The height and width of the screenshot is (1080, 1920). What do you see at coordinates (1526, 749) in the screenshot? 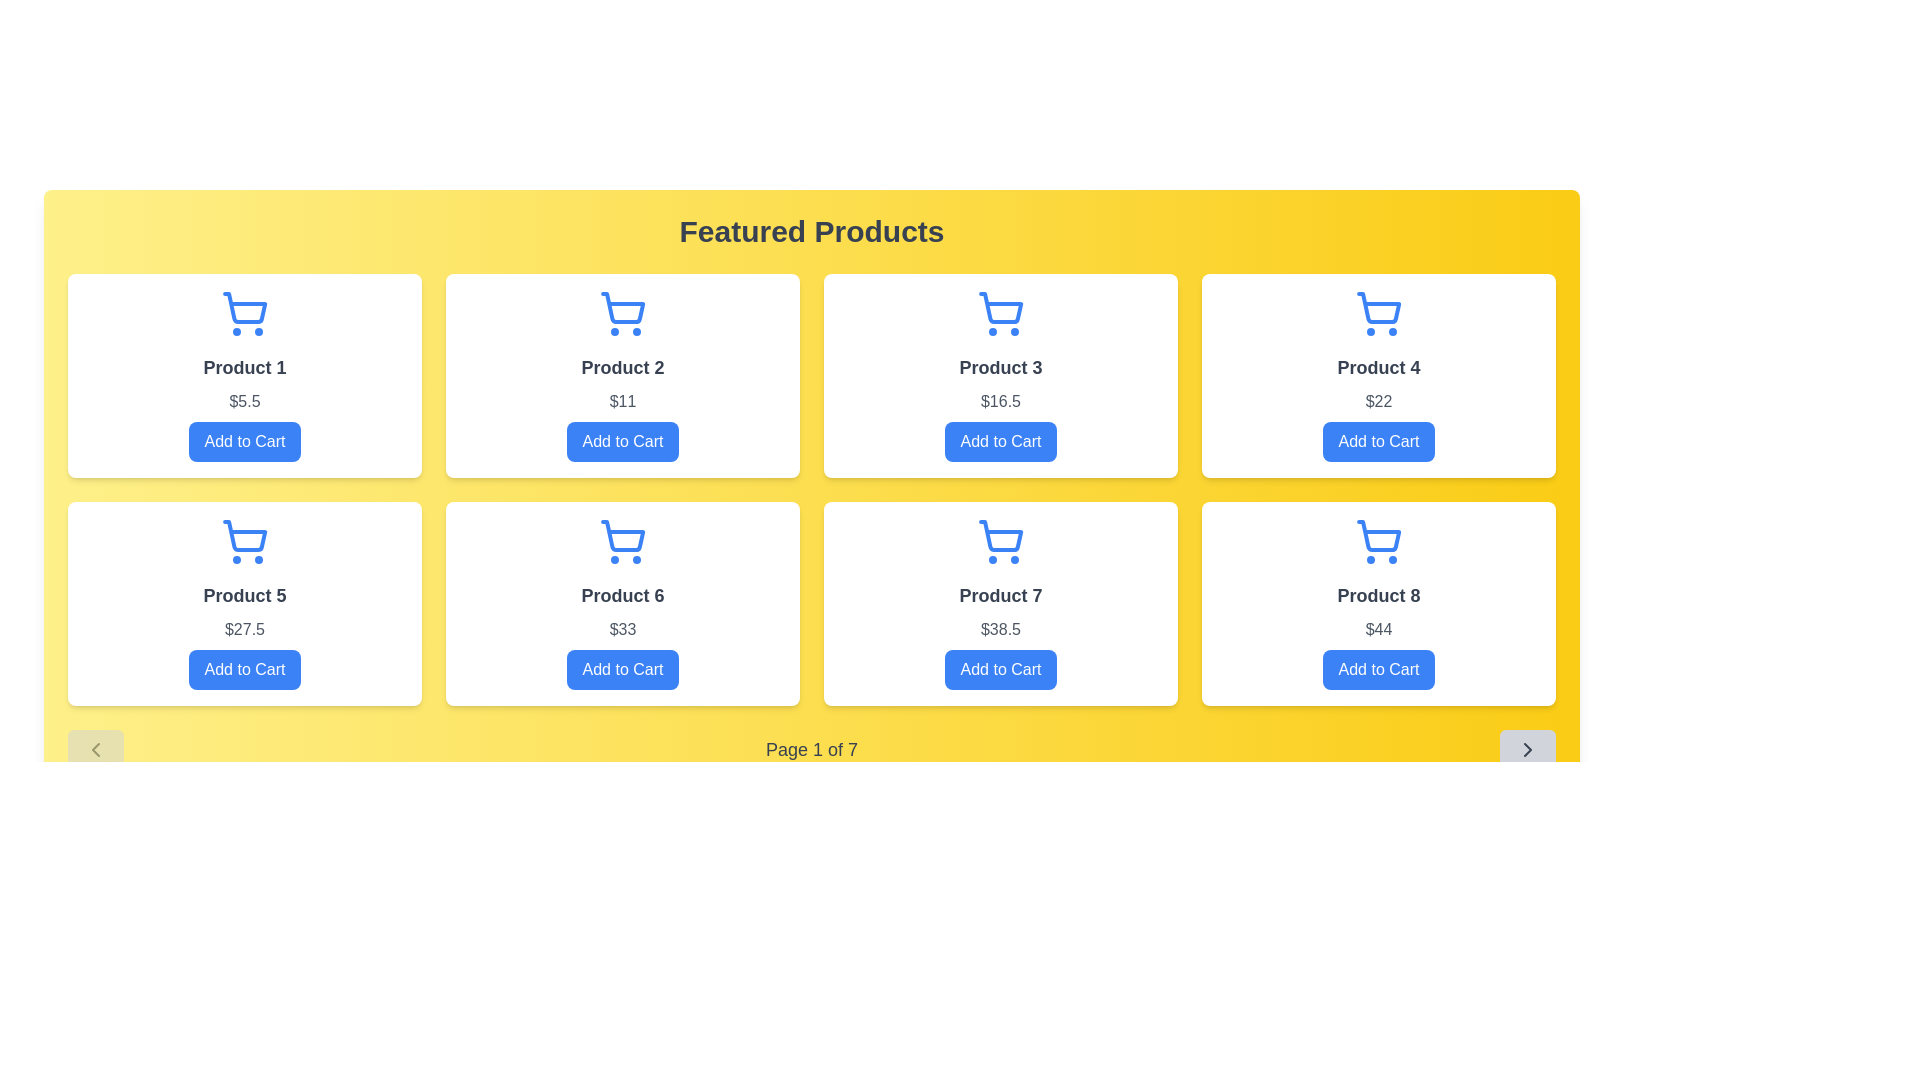
I see `the right-pointing chevron arrow icon located in the bottom-right section of the interface within a gray rounded rectangular button` at bounding box center [1526, 749].